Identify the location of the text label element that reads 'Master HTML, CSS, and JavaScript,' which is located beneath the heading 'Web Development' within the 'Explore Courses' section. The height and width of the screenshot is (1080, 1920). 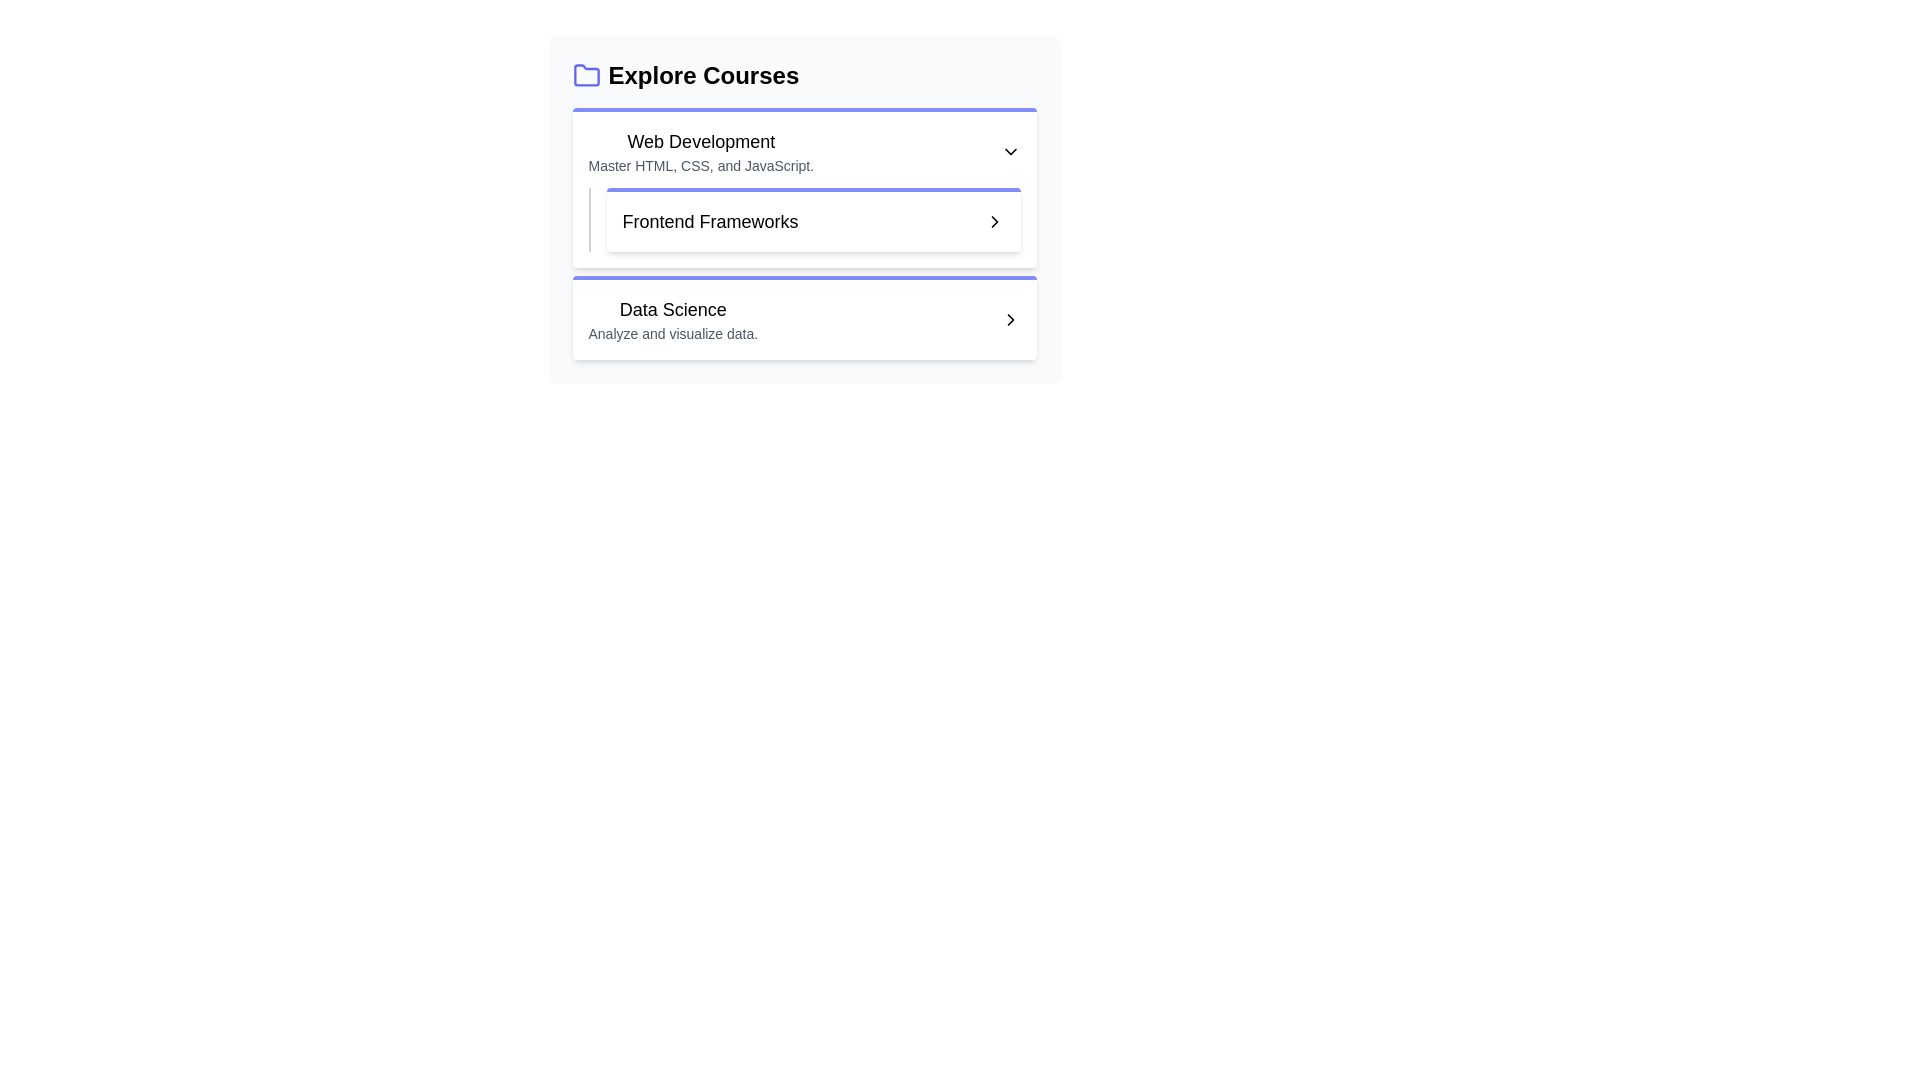
(701, 164).